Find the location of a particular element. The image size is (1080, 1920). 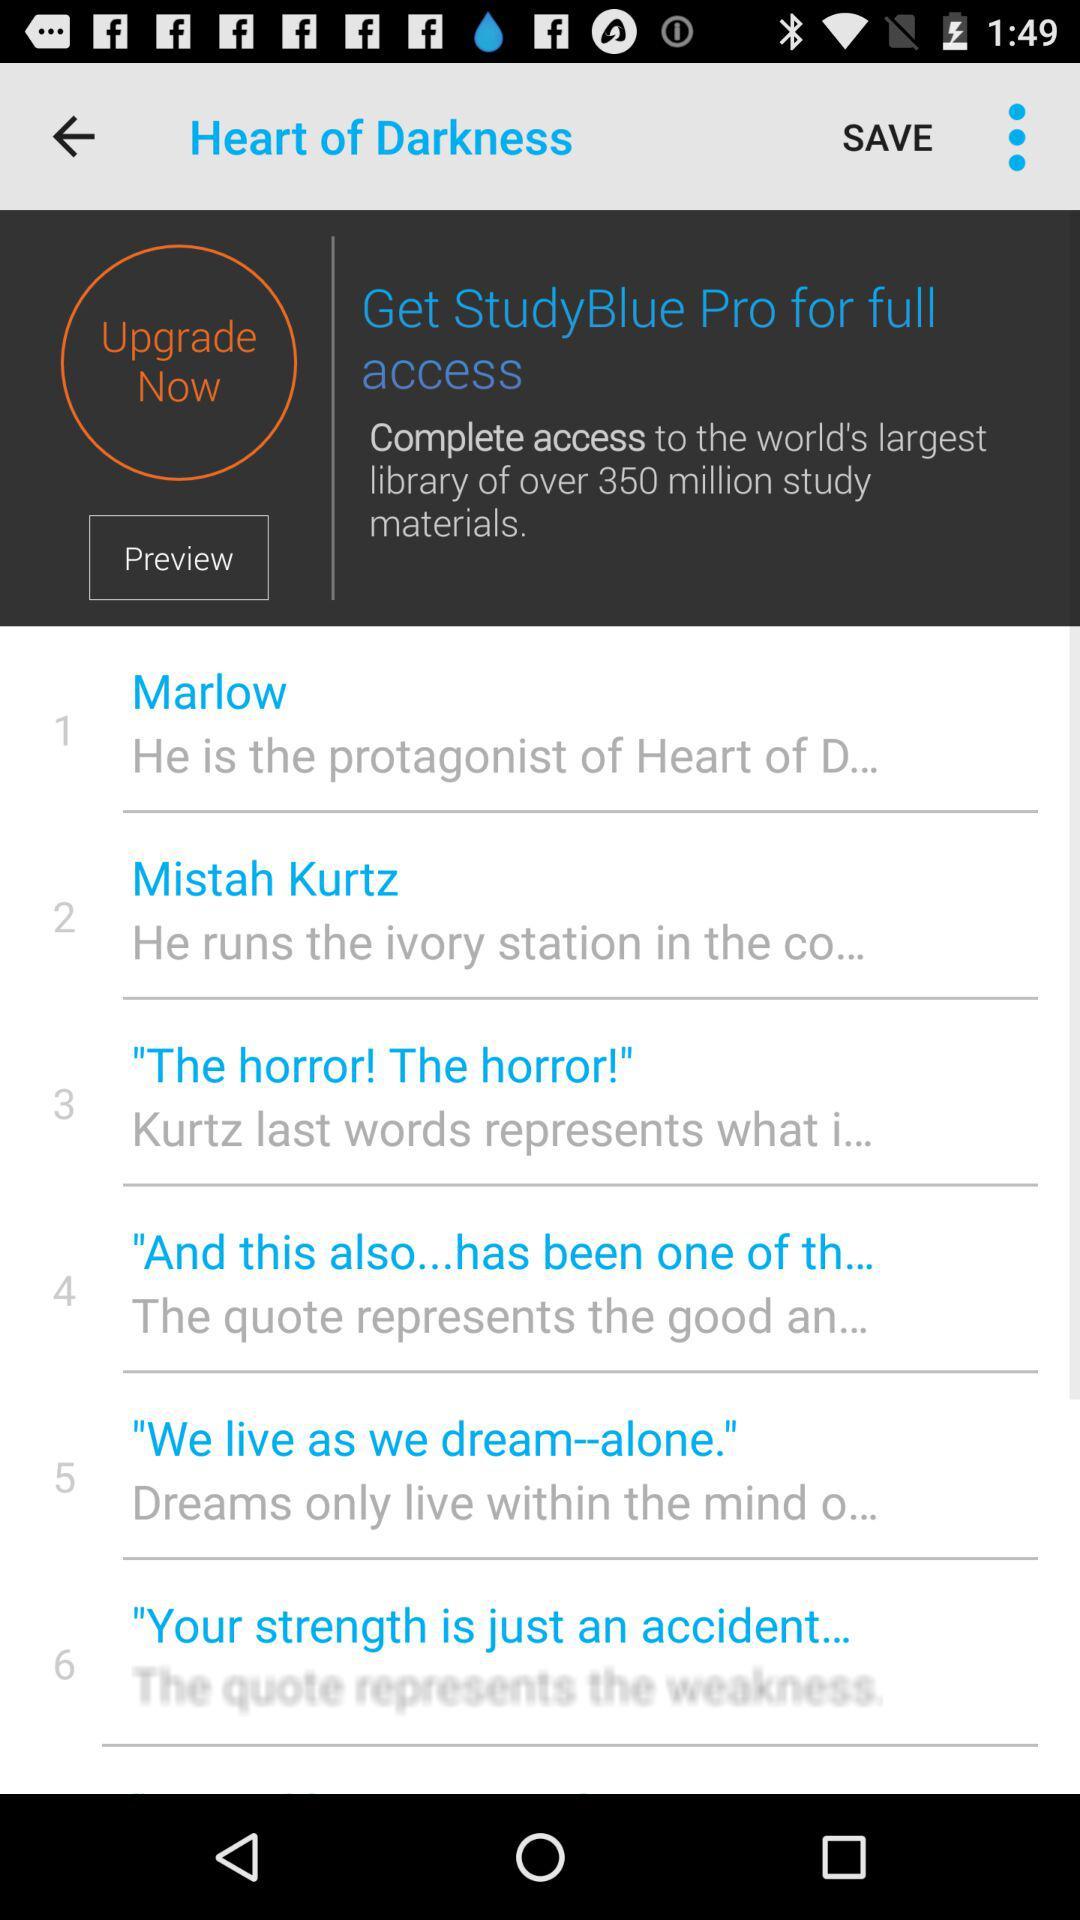

the item to the right of the 5 icon is located at coordinates (505, 1501).